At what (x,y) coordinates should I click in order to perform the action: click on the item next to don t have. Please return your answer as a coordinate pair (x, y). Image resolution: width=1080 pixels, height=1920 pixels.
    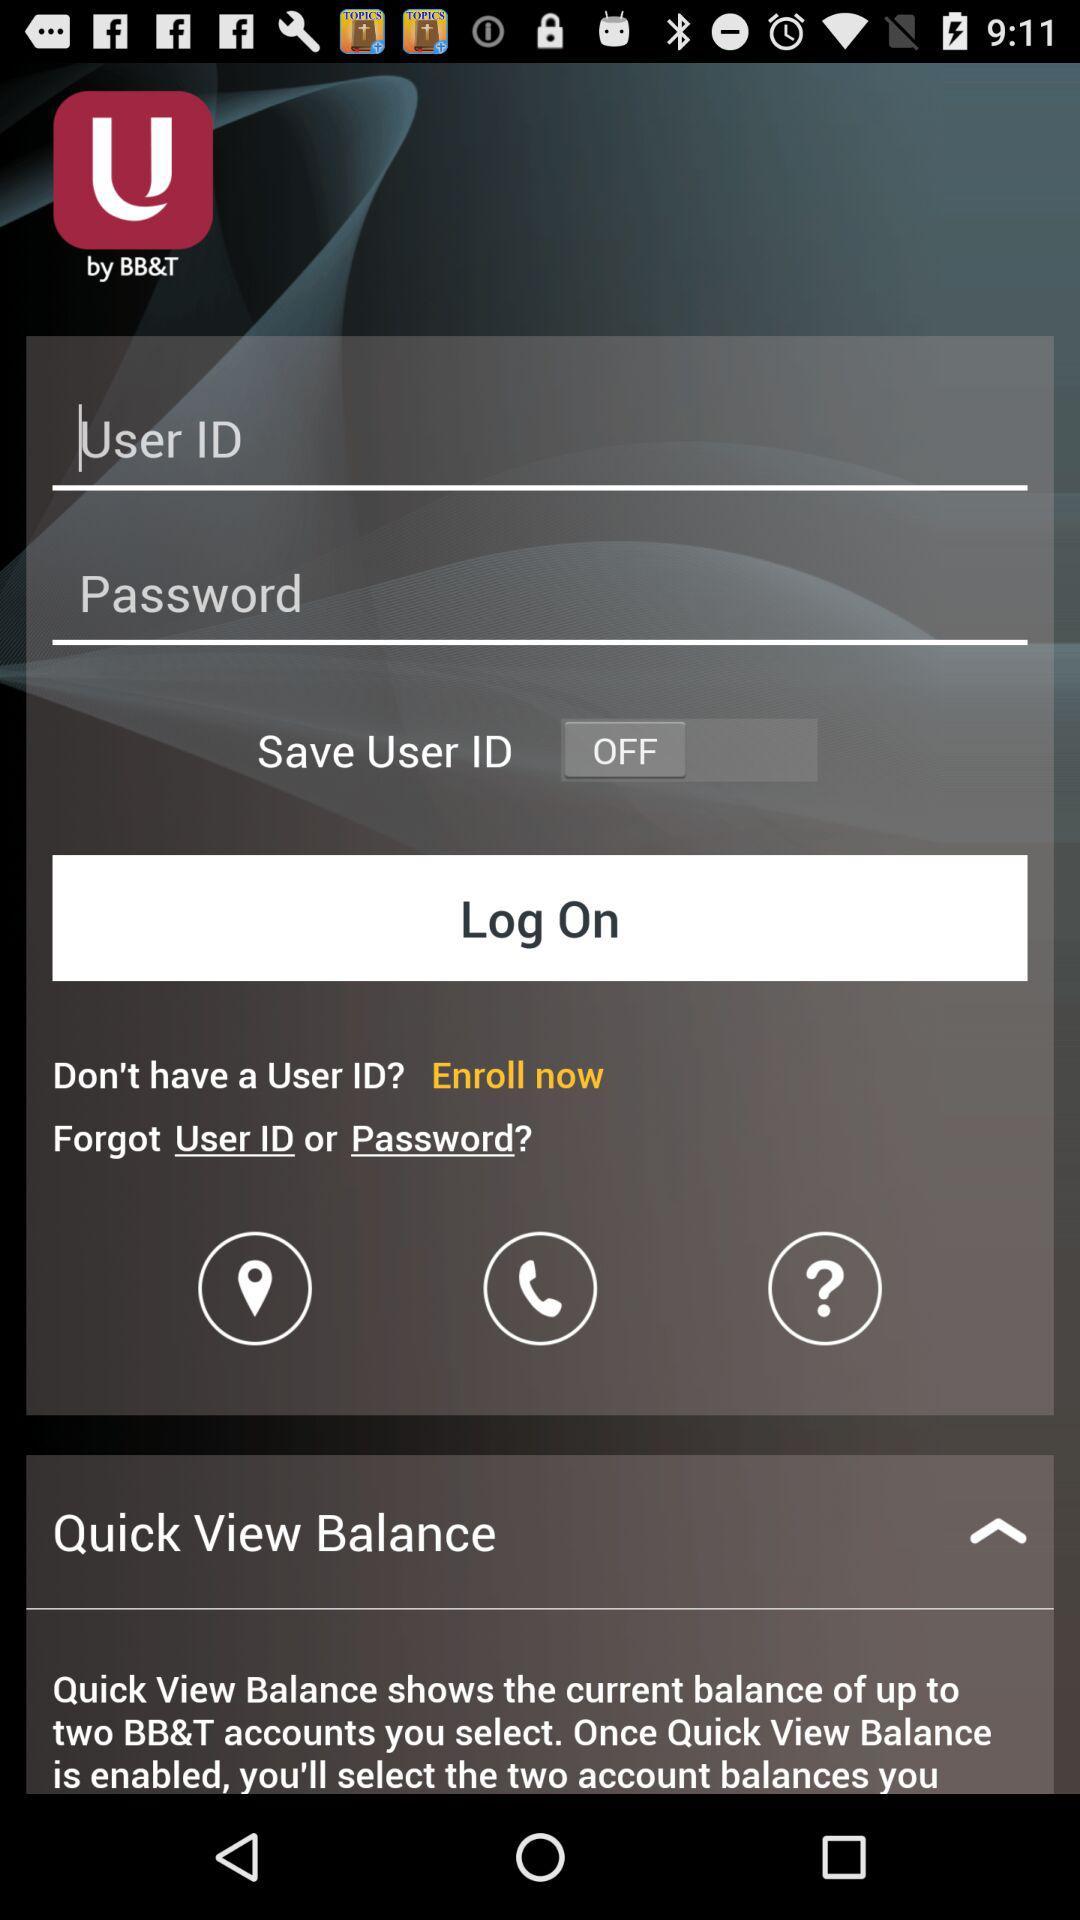
    Looking at the image, I should click on (516, 1073).